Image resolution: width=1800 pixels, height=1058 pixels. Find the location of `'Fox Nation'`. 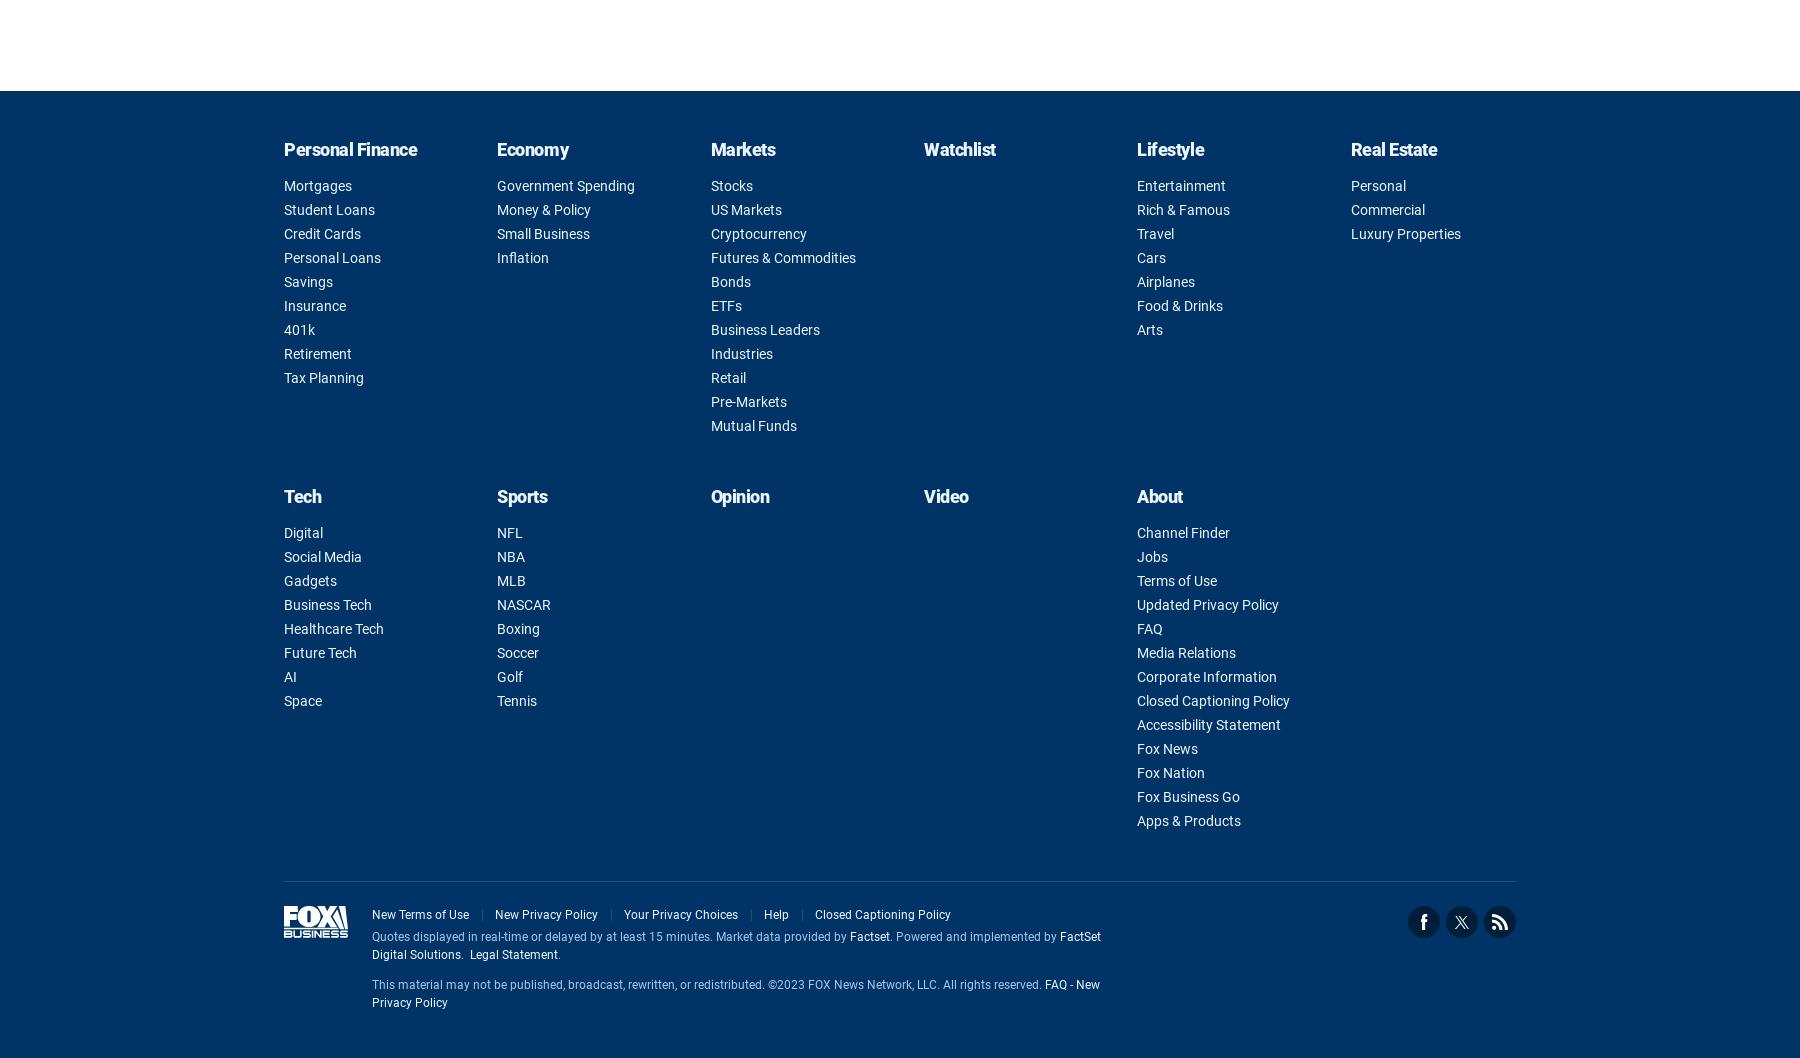

'Fox Nation' is located at coordinates (1170, 772).